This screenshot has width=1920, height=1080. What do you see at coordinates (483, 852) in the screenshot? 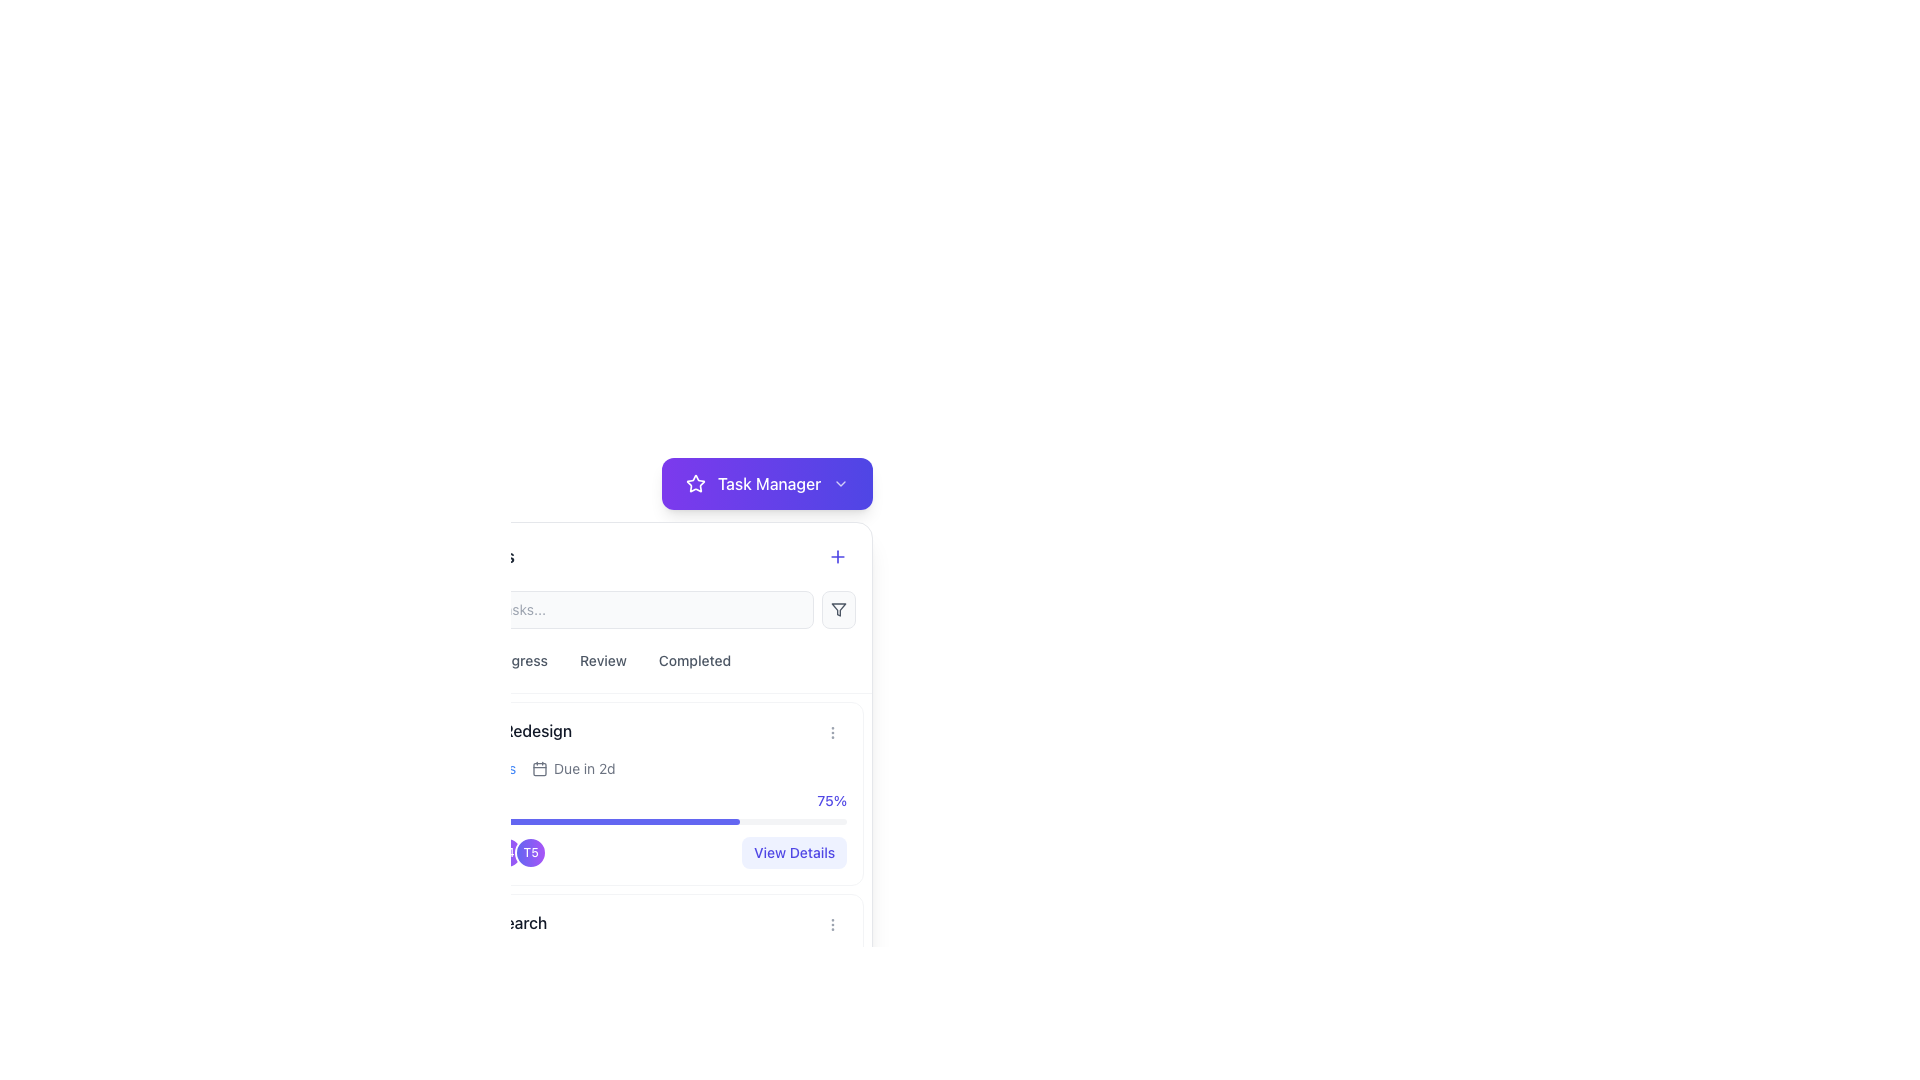
I see `the circular button labeled 'T3' with a gradient background transitioning from indigo to purple, which is the third button in a row of five, located towards the lower part of the interface` at bounding box center [483, 852].